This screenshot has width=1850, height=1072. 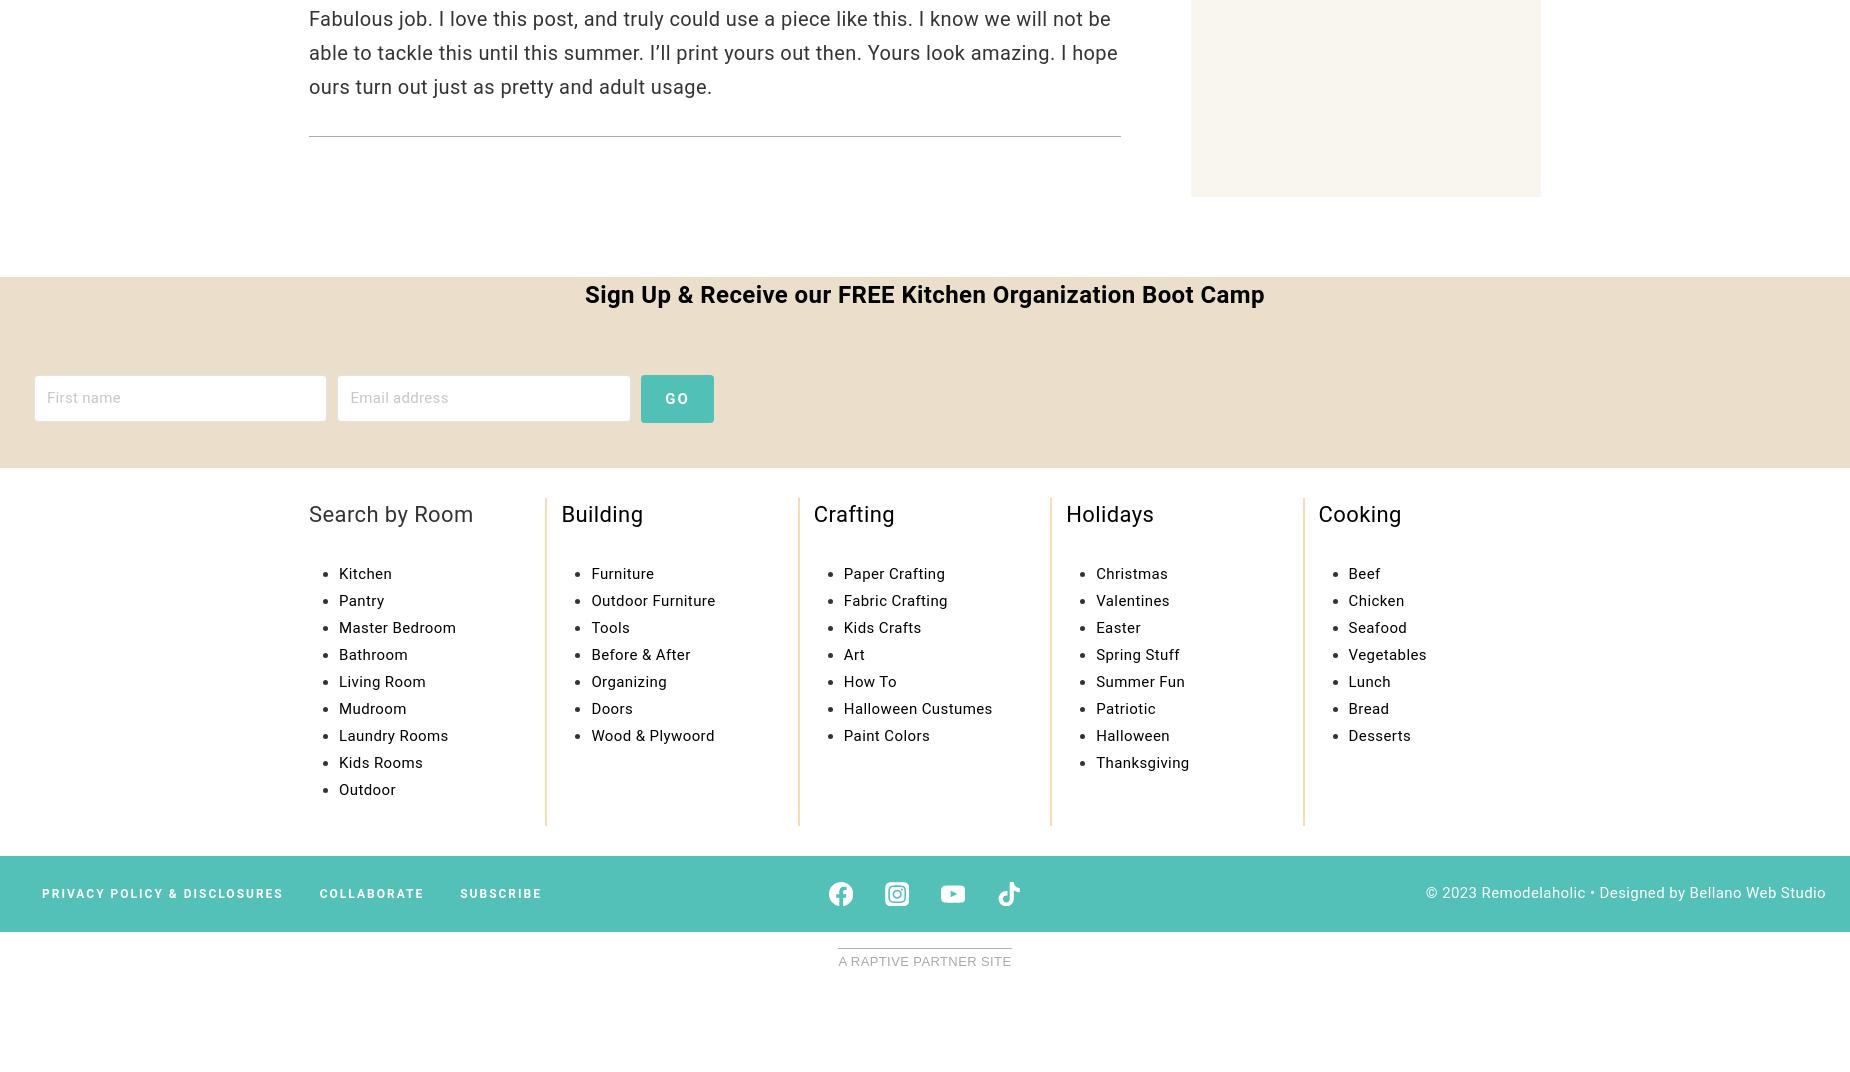 I want to click on 'Sign Up & Receive our FREE Kitchen Organization Boot Camp', so click(x=924, y=293).